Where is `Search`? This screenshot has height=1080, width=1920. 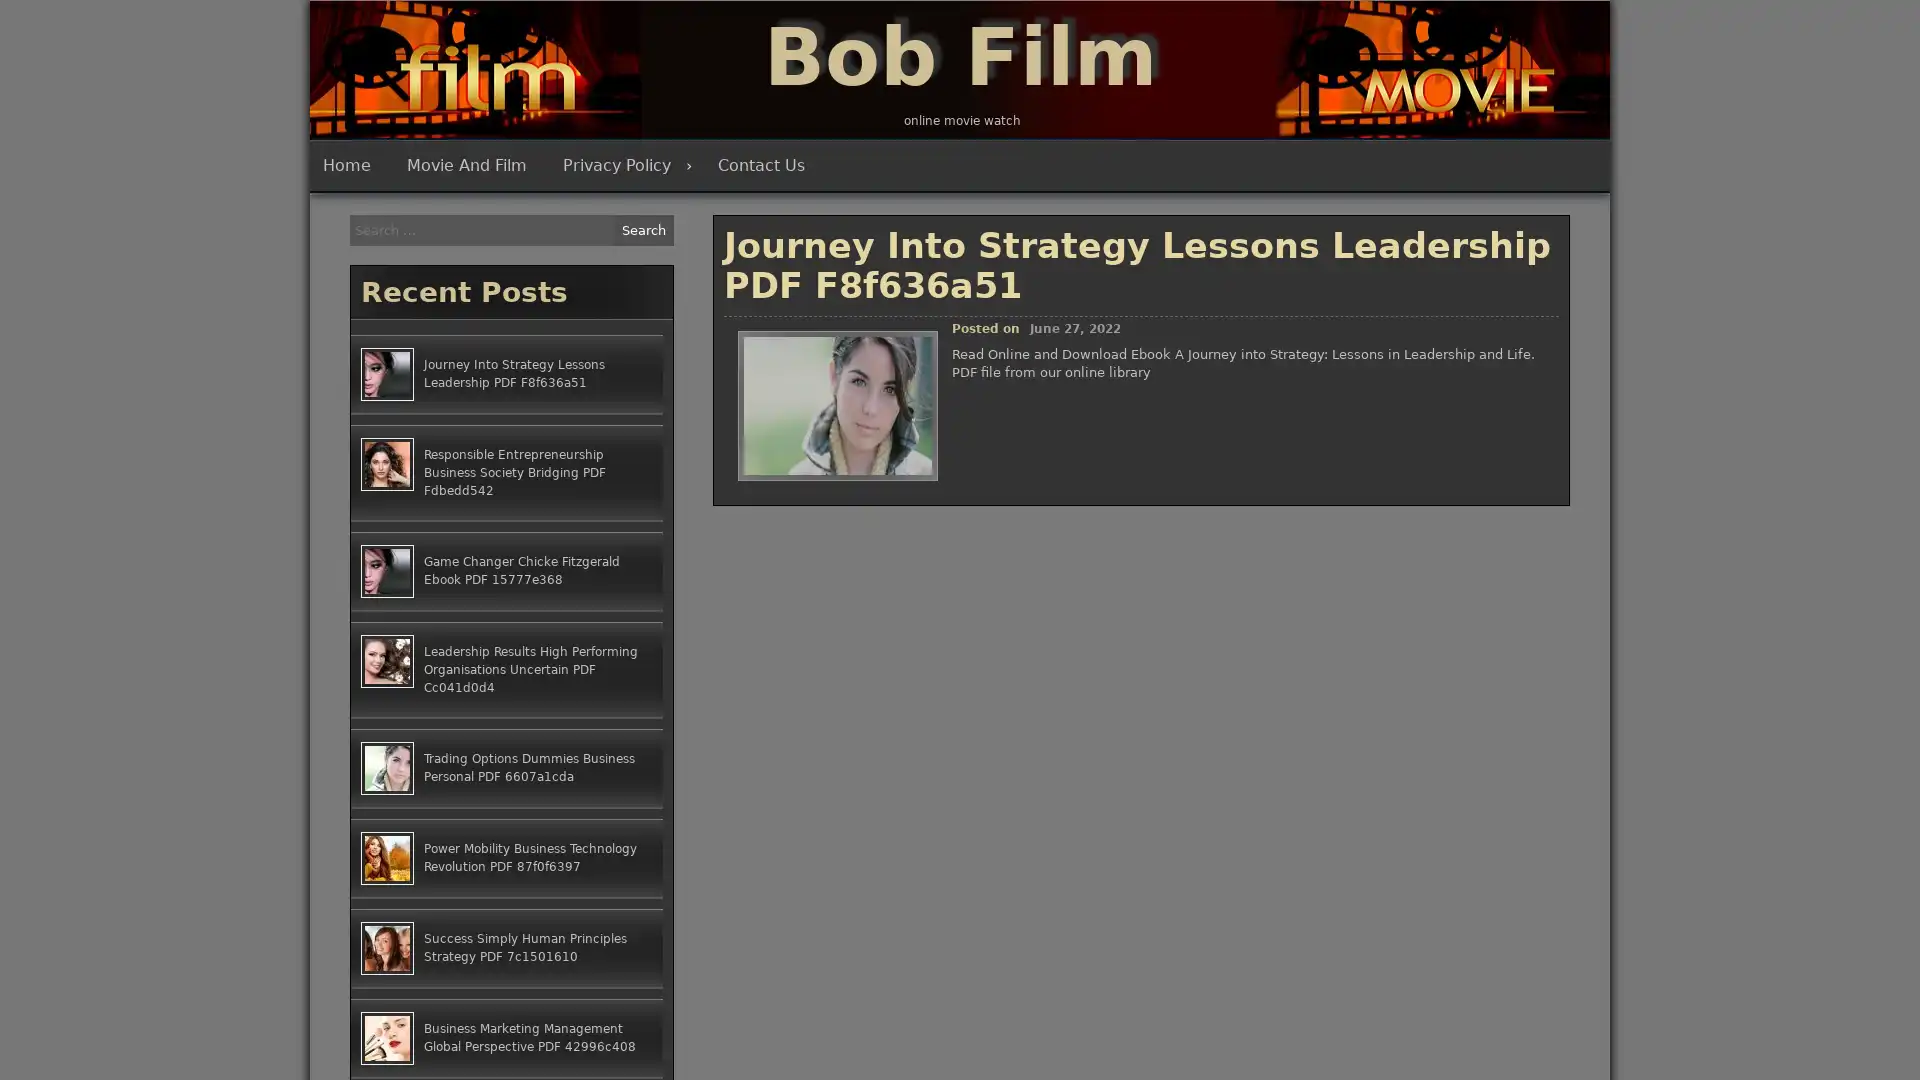 Search is located at coordinates (643, 229).